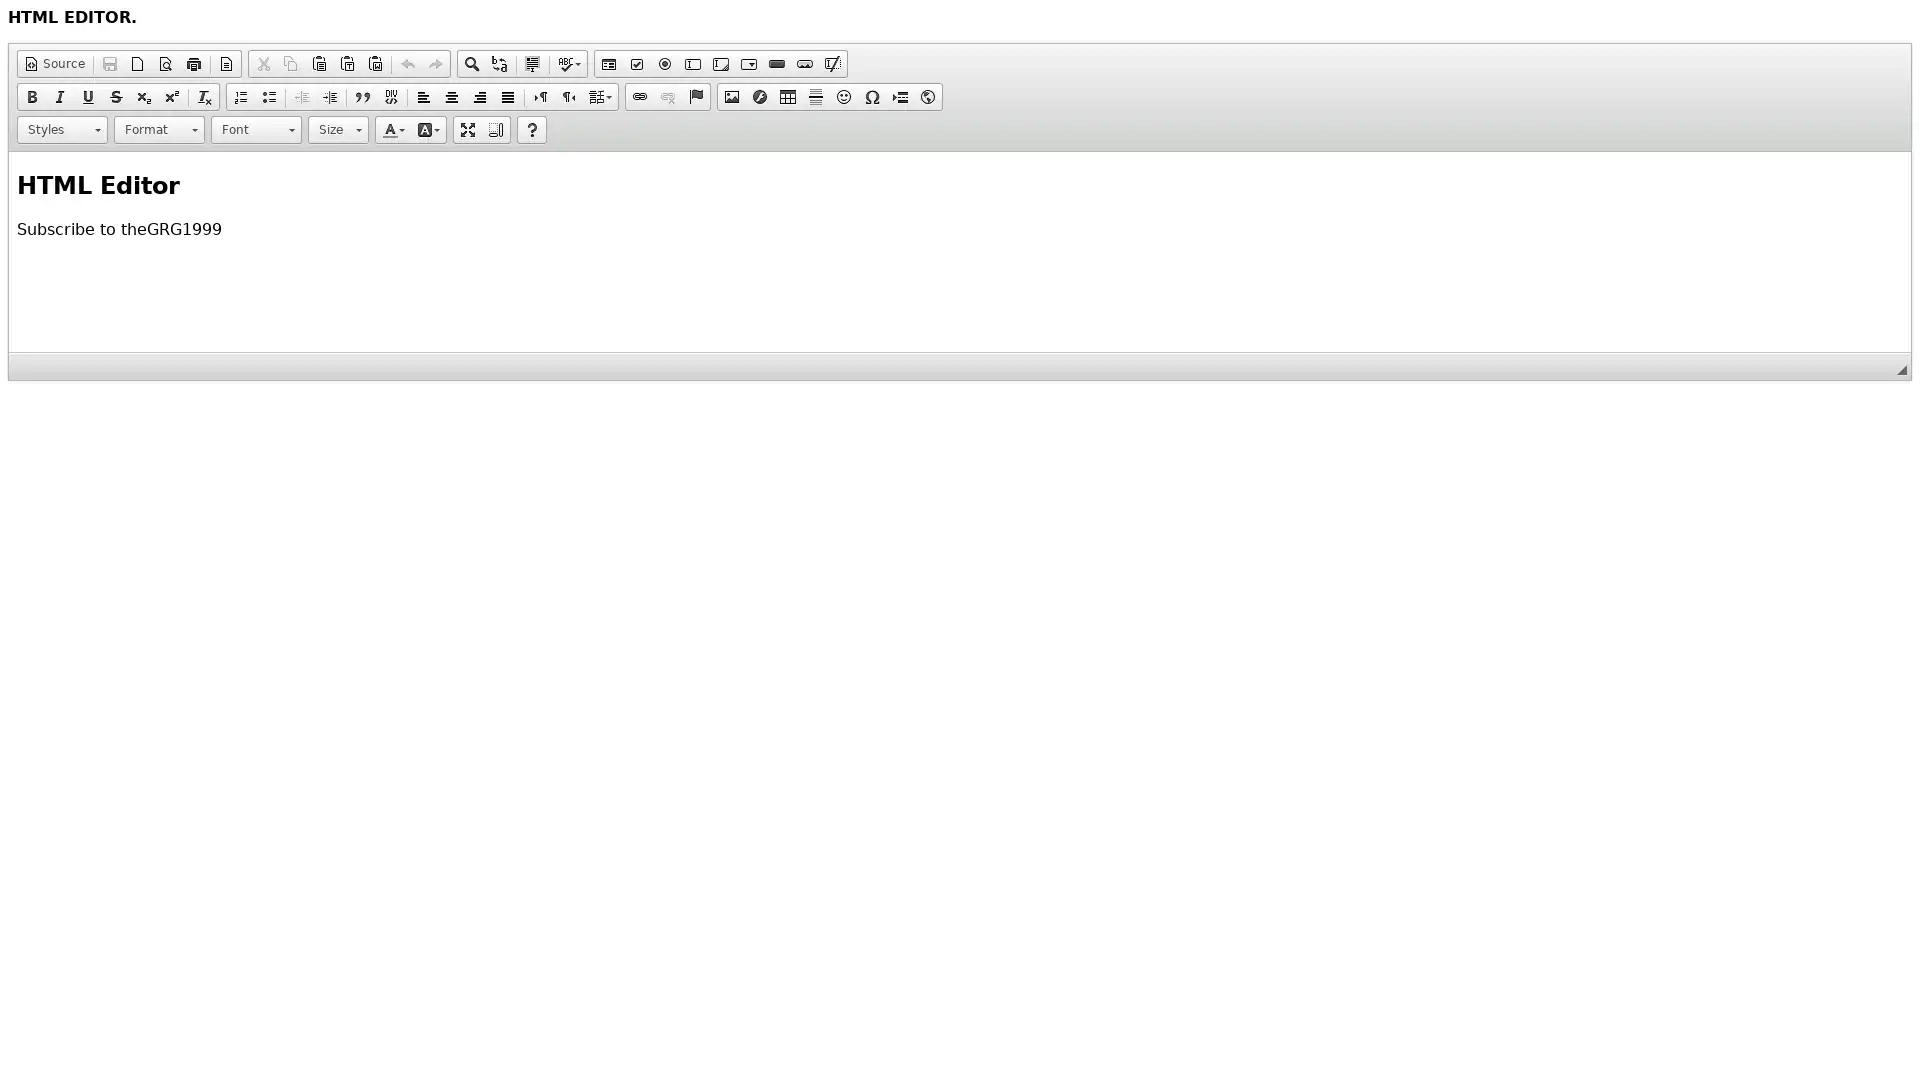 The image size is (1920, 1080). I want to click on Insert Horizontal Line, so click(816, 96).